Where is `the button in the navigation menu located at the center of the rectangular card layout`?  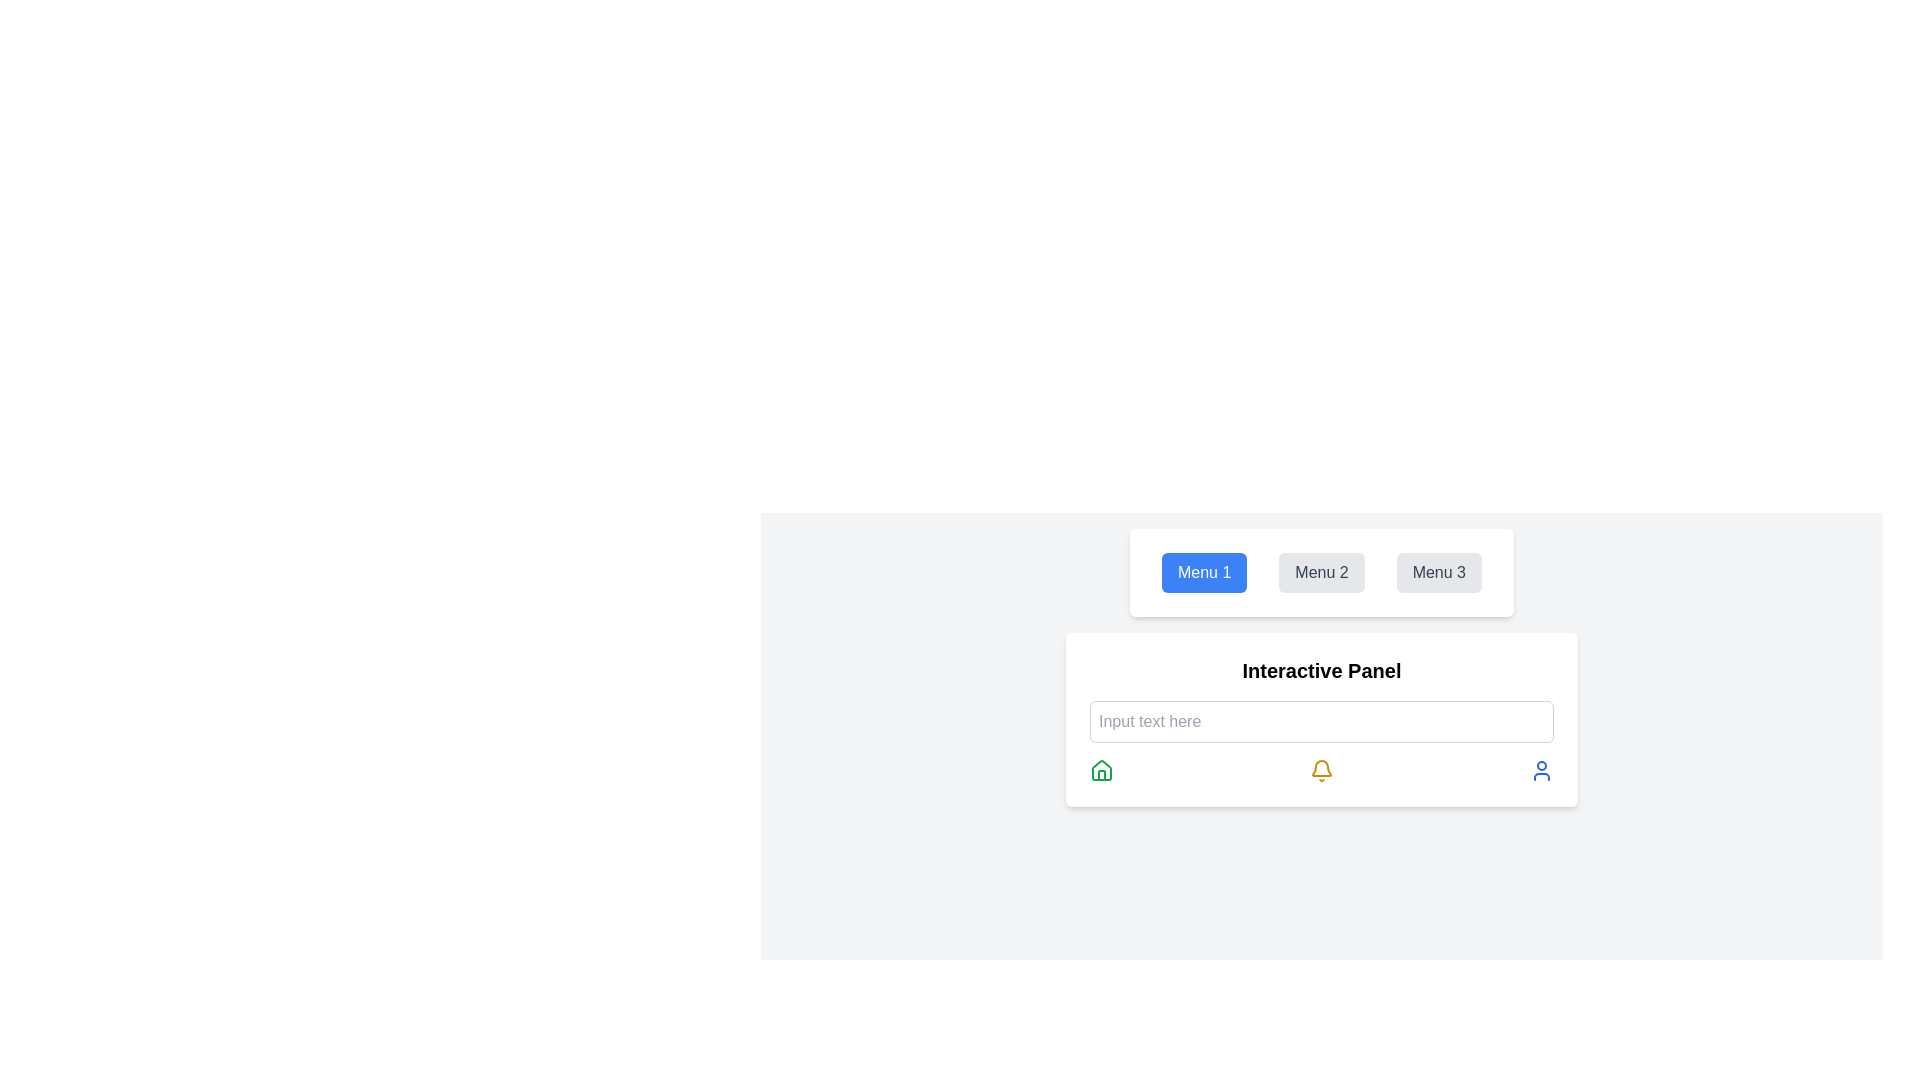
the button in the navigation menu located at the center of the rectangular card layout is located at coordinates (1321, 573).